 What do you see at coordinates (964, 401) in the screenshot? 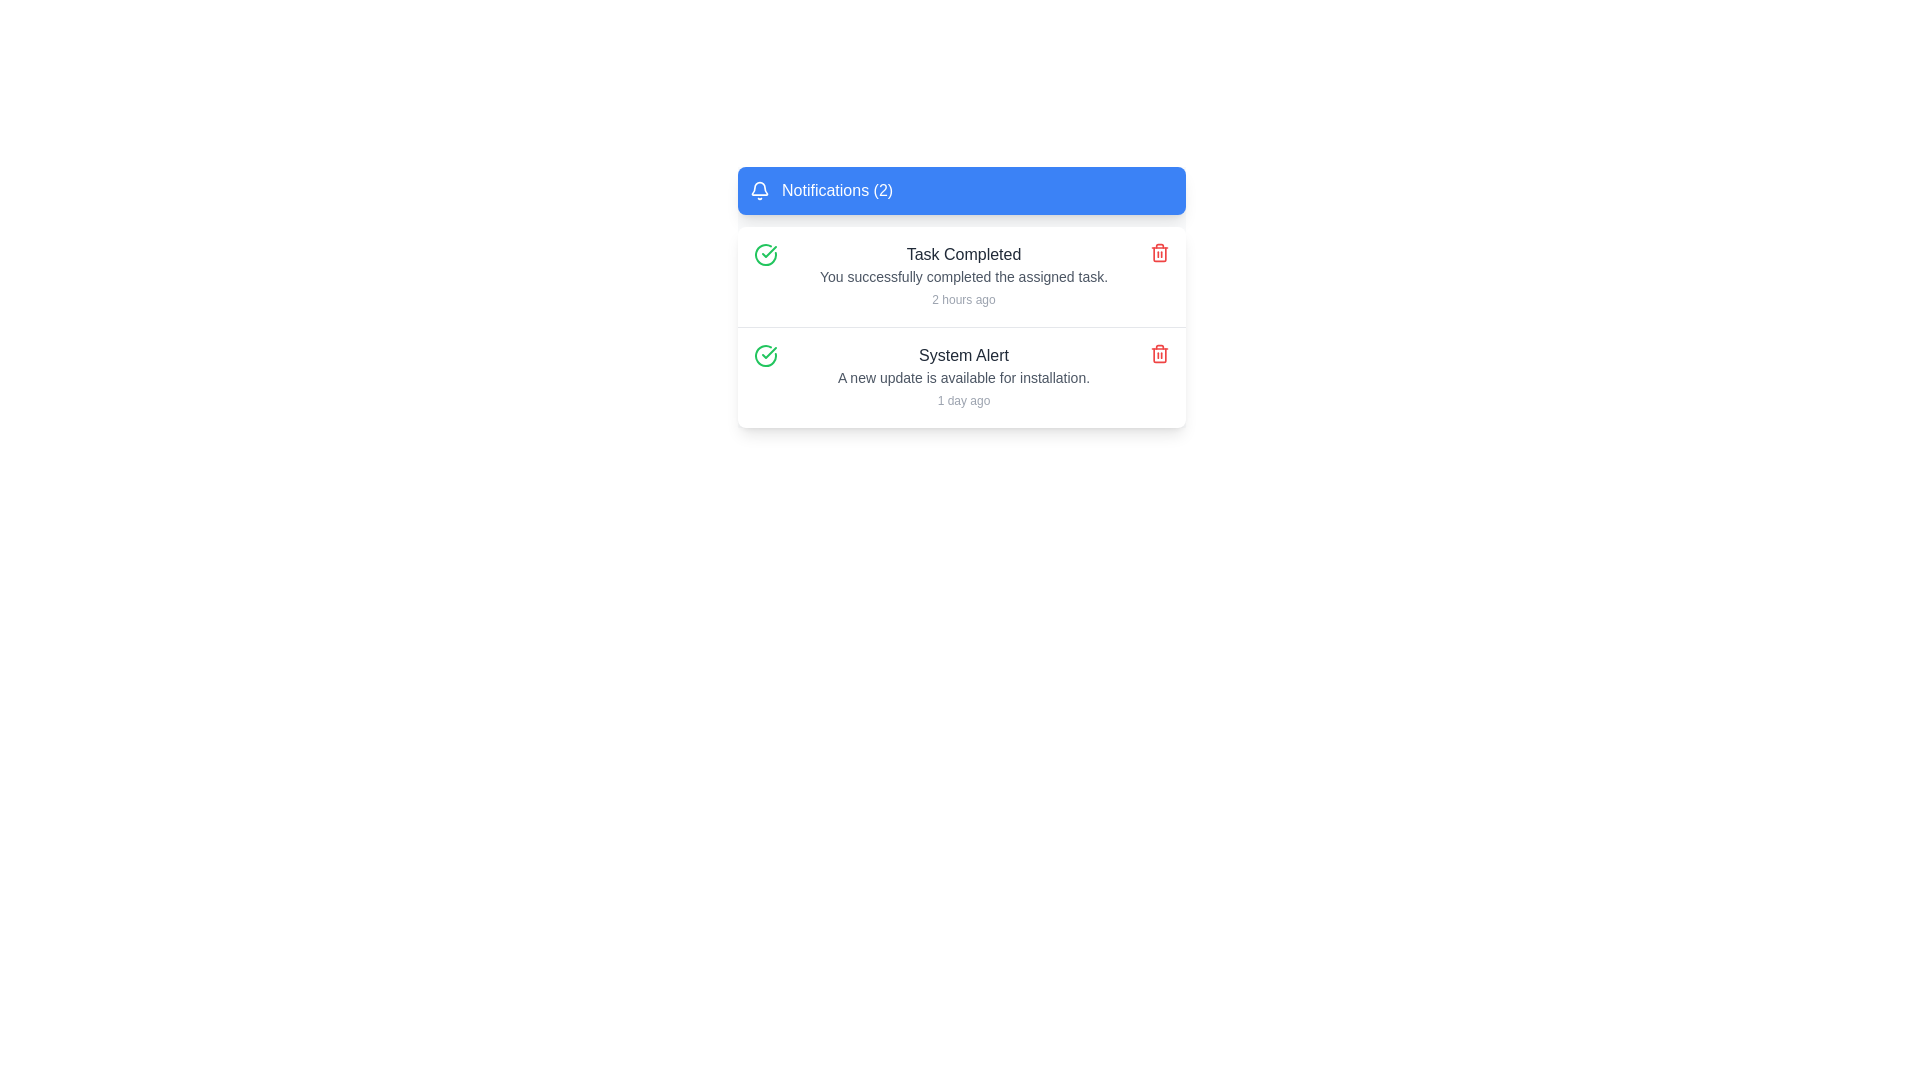
I see `the timestamp text label that displays how long ago the notification was generated, located at the bottom right corner of the 'System Alert' message` at bounding box center [964, 401].